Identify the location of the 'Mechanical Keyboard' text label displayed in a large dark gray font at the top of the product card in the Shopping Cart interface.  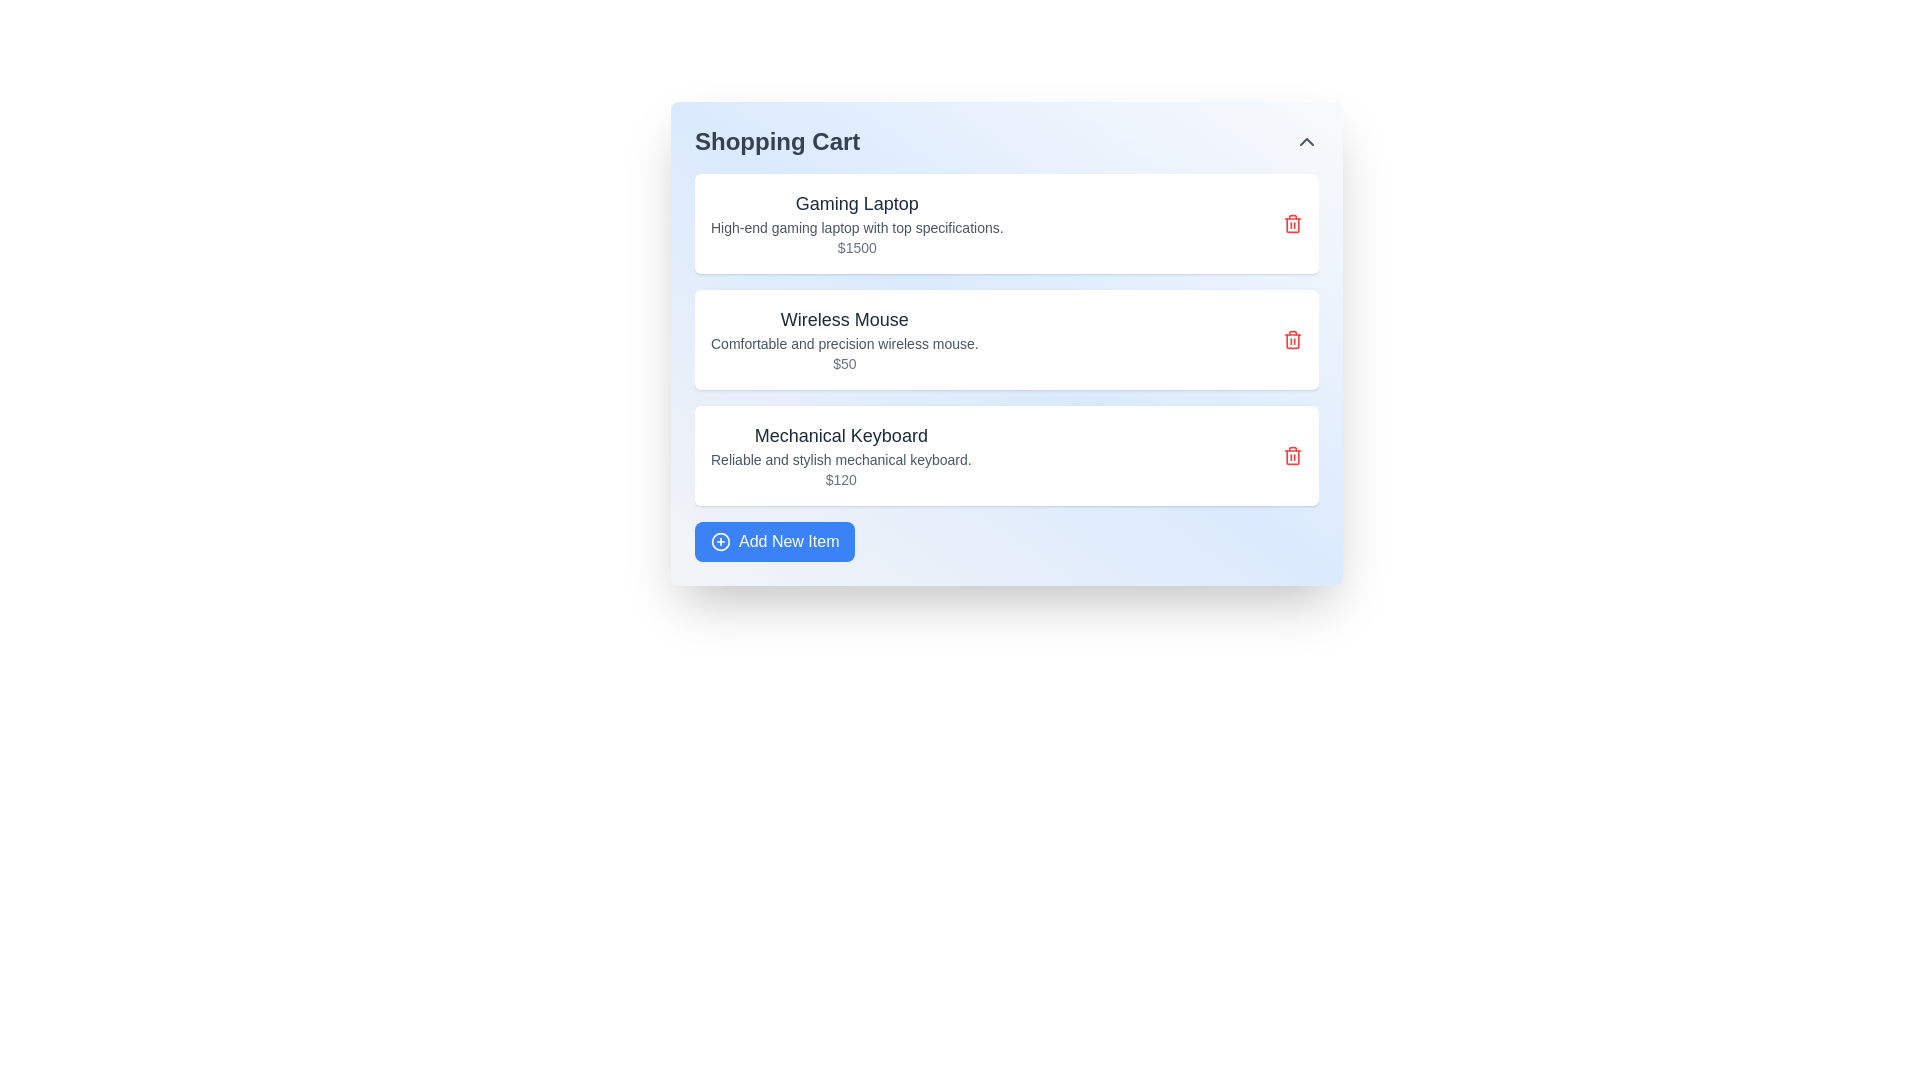
(841, 434).